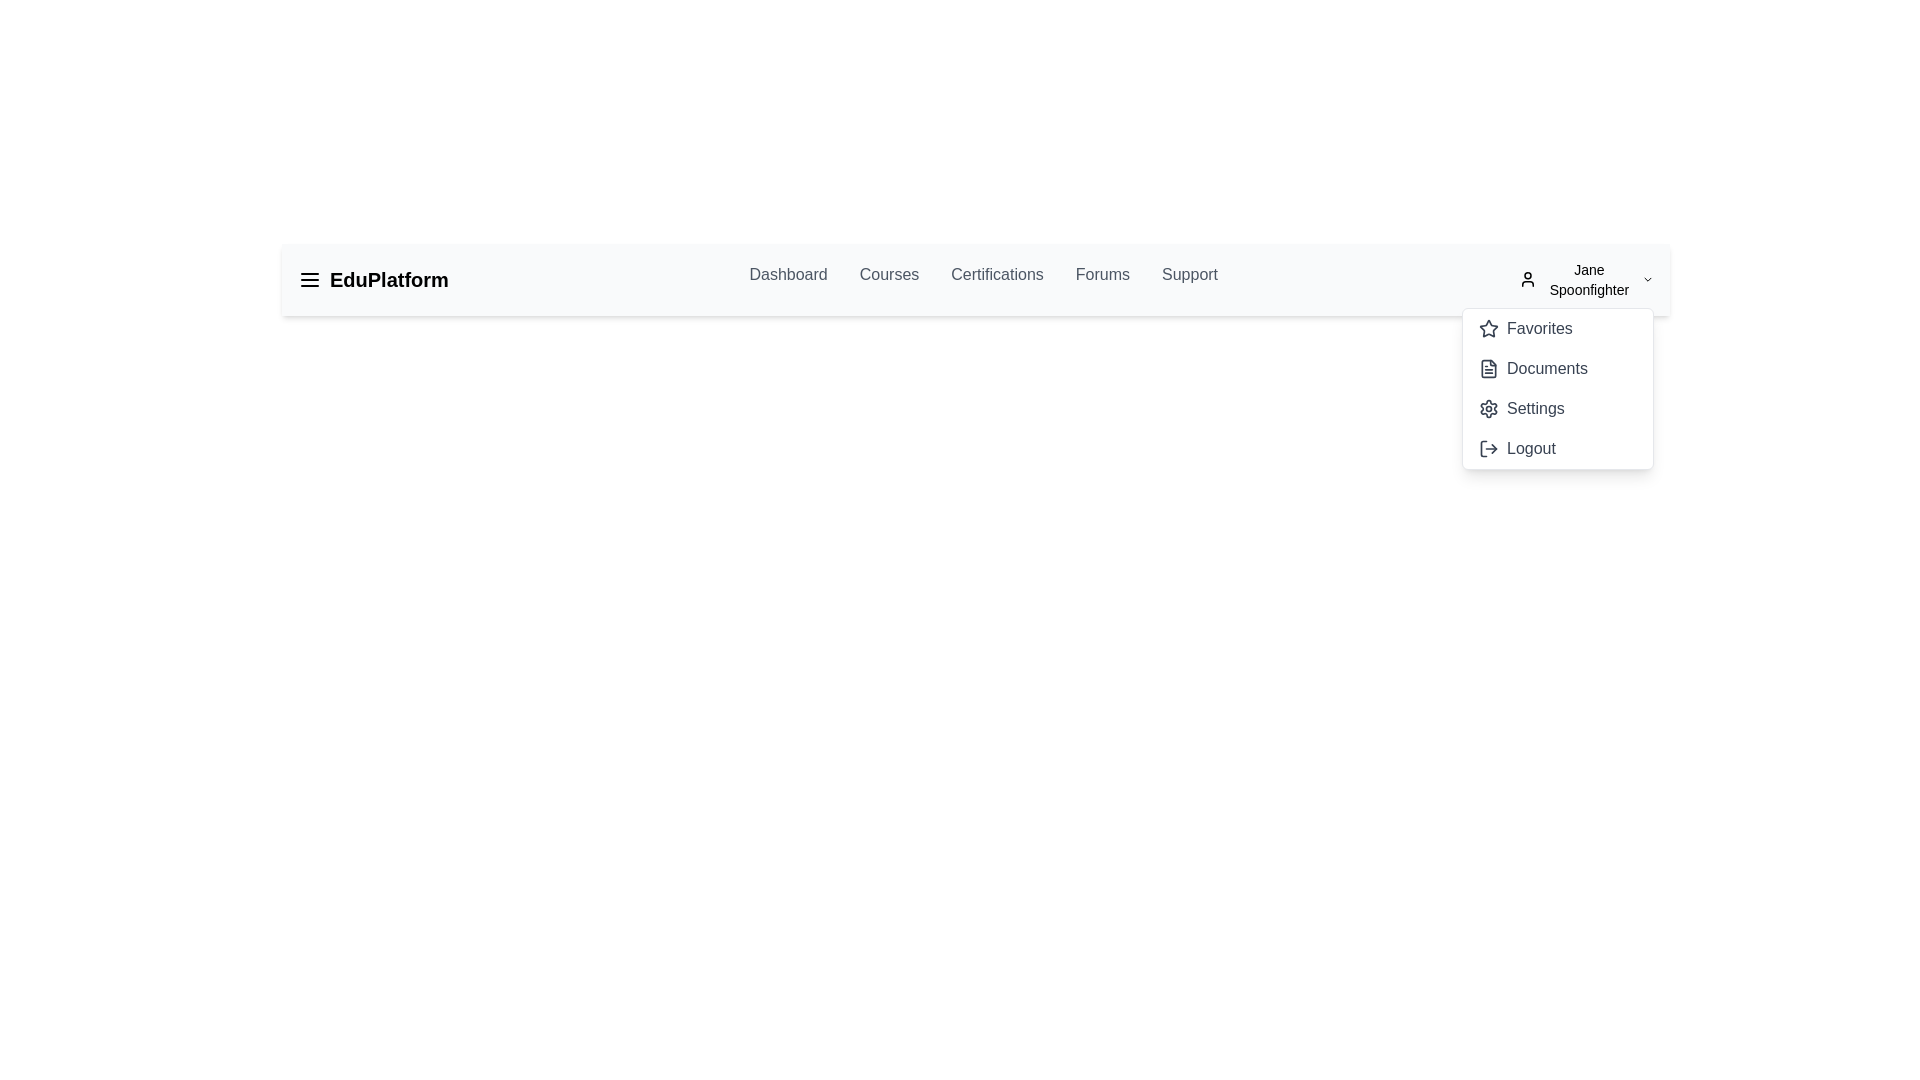 This screenshot has width=1920, height=1080. What do you see at coordinates (1588, 280) in the screenshot?
I see `the static text label displaying 'Jane Spoonfighter' located in the upper-right corner of the navigation bar, positioned between user icon and chevron icon` at bounding box center [1588, 280].